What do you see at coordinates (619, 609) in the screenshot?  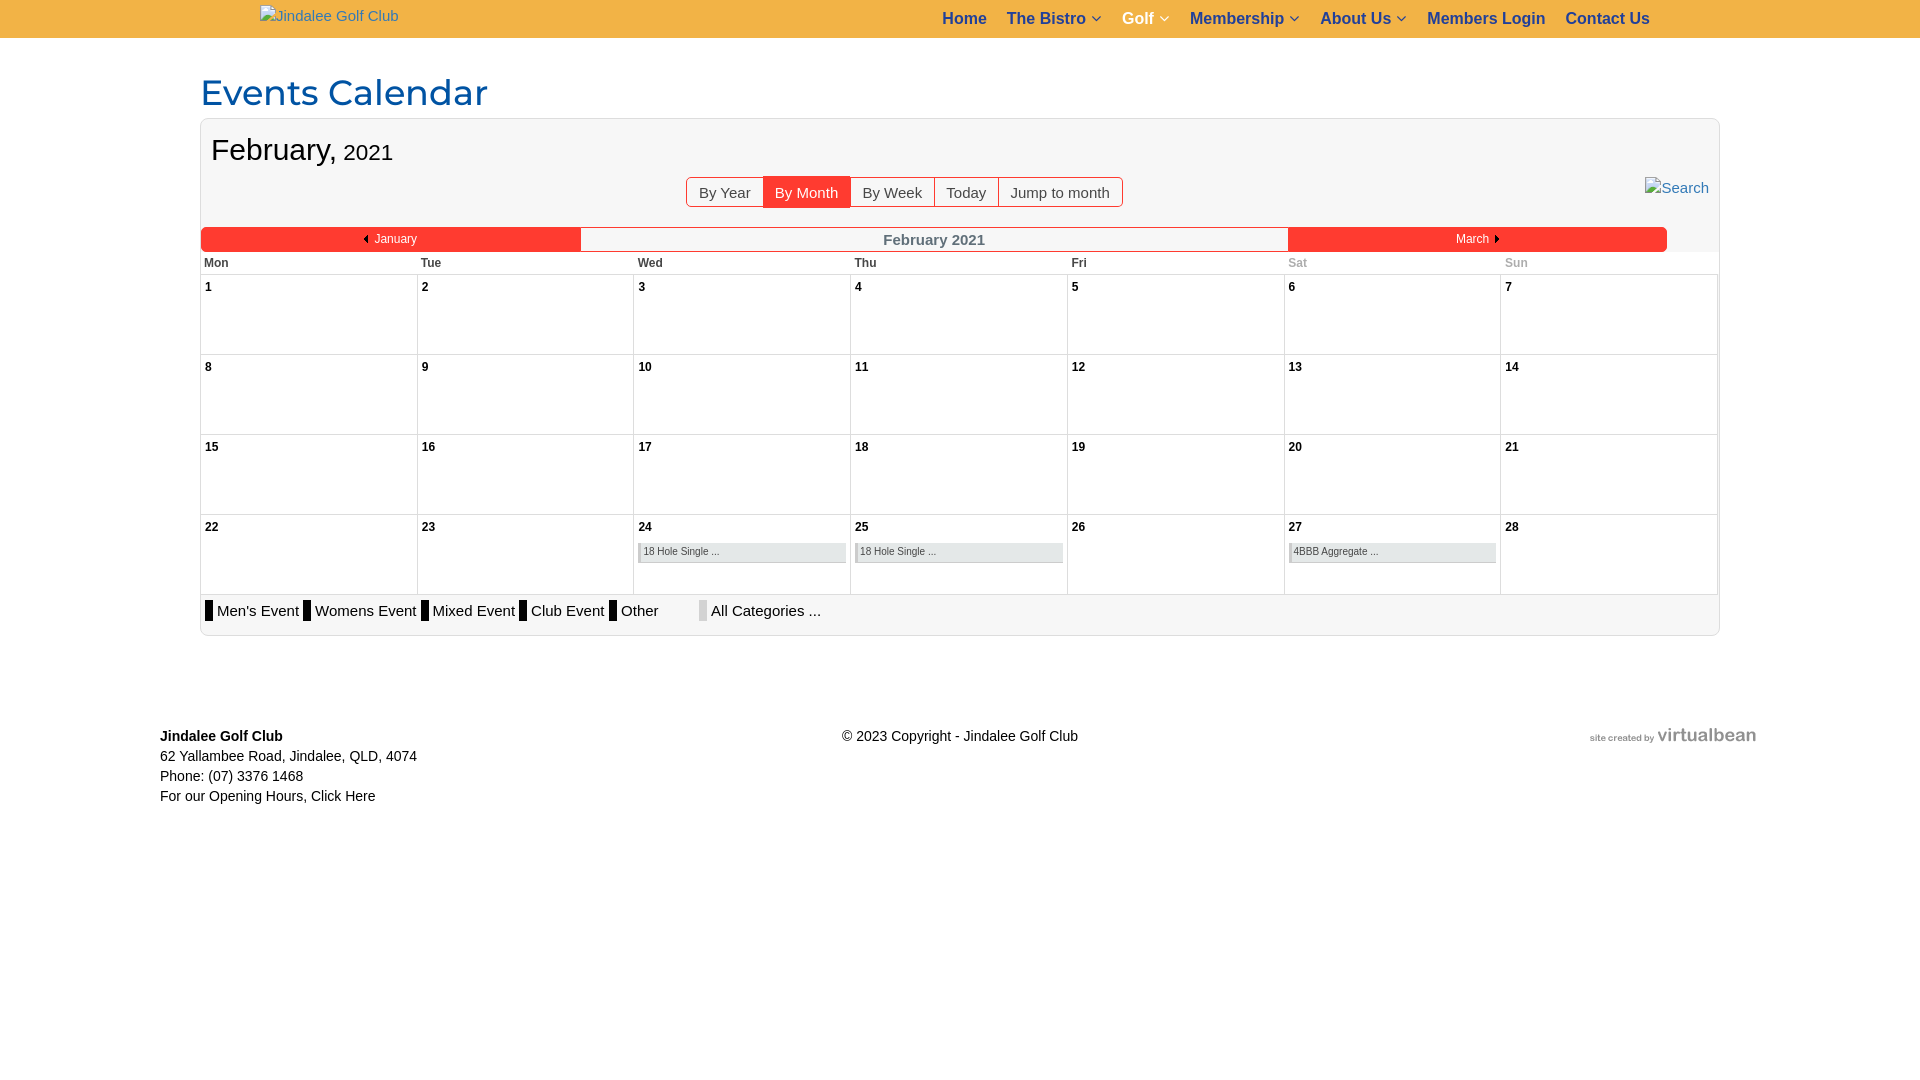 I see `'Other'` at bounding box center [619, 609].